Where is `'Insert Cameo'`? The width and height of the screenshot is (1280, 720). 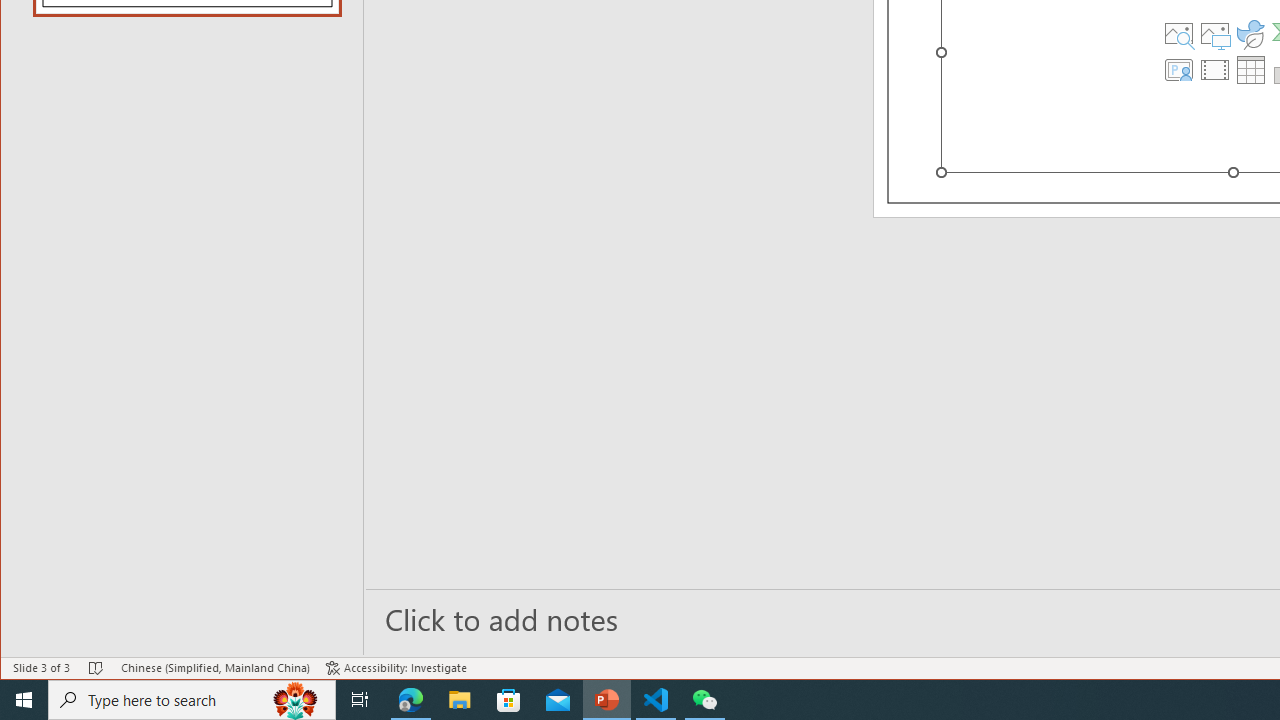
'Insert Cameo' is located at coordinates (1179, 68).